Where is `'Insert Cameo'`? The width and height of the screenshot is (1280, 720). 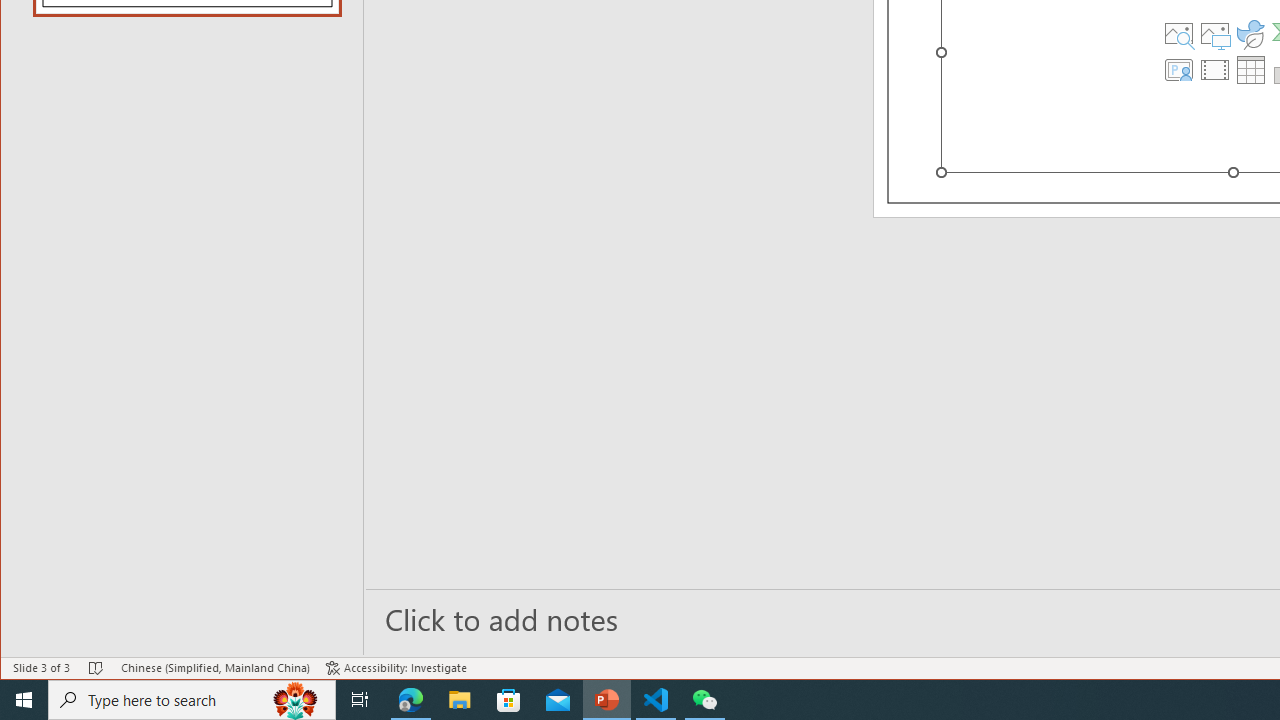
'Insert Cameo' is located at coordinates (1179, 68).